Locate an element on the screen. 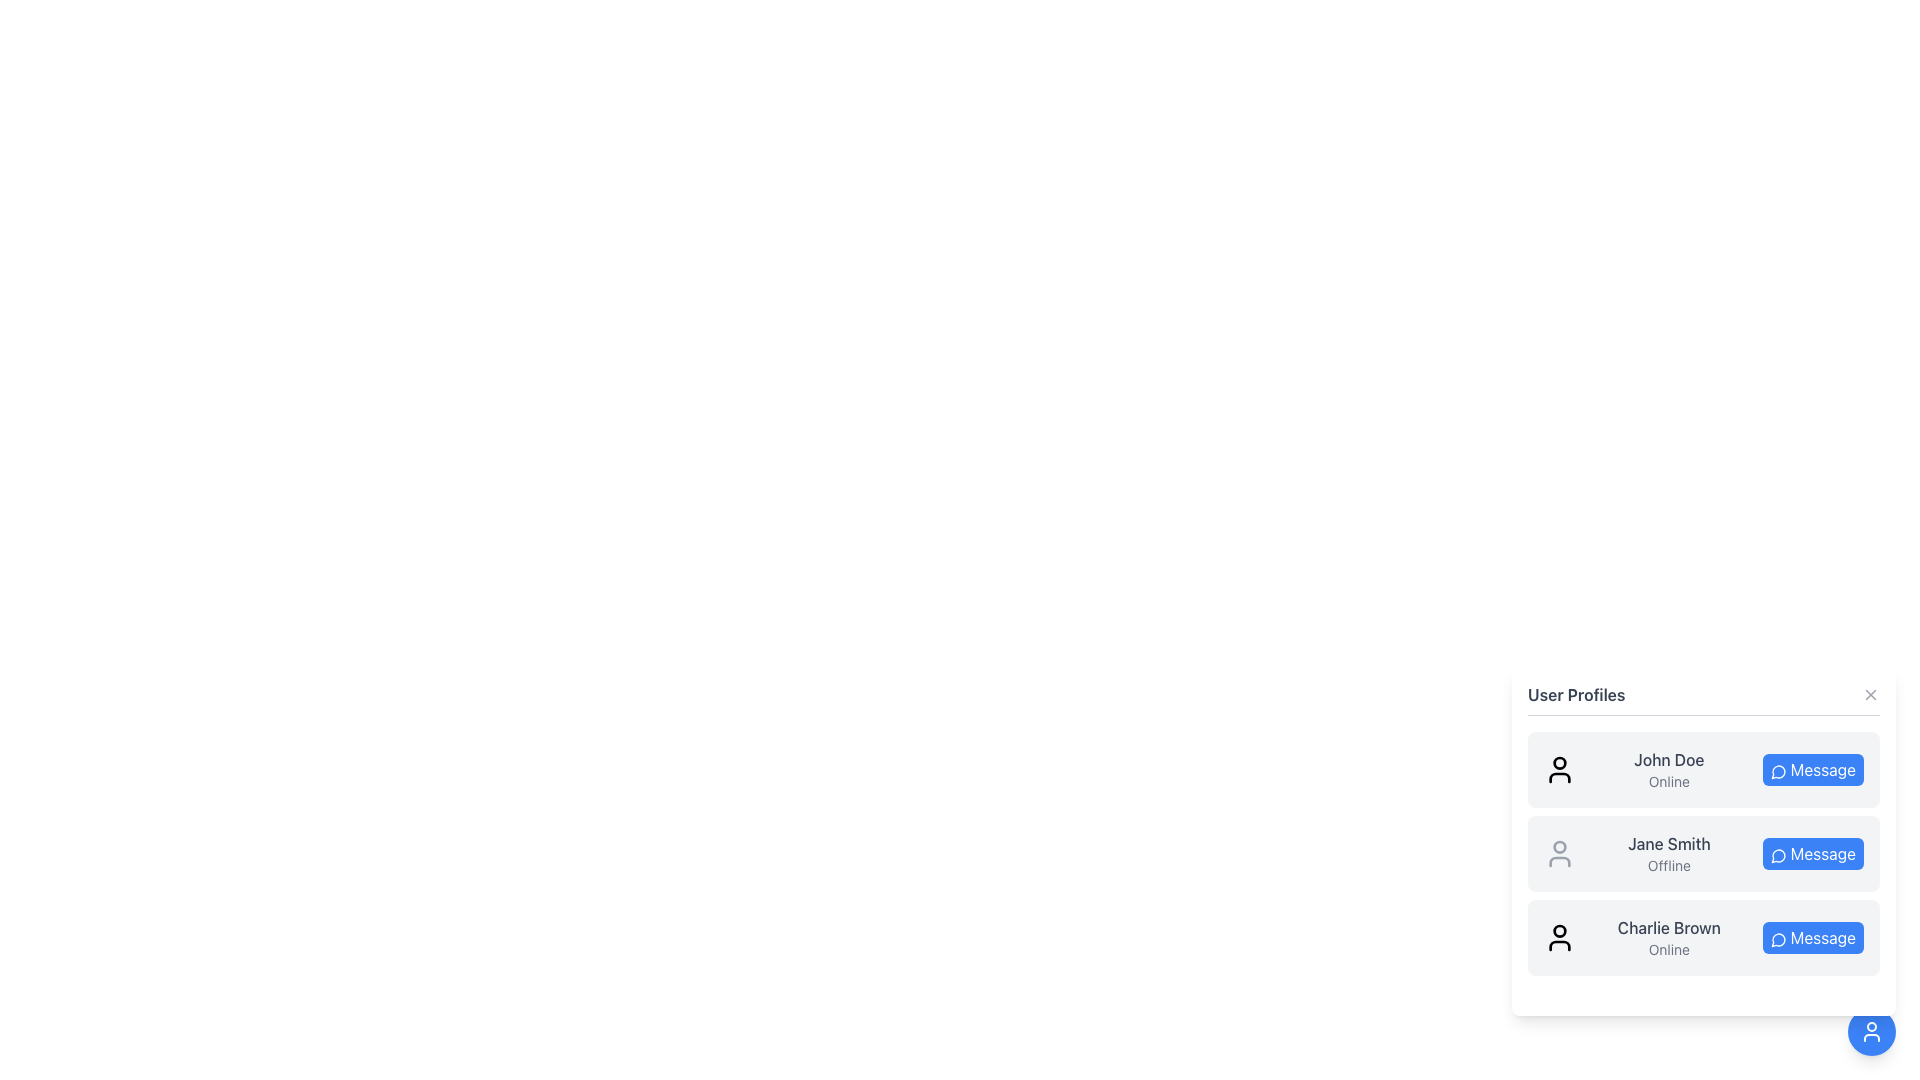  the messaging icon embedded in the first user's 'Message' button on the user profile card, located at the top right adjacent to the user's name and status is located at coordinates (1778, 771).